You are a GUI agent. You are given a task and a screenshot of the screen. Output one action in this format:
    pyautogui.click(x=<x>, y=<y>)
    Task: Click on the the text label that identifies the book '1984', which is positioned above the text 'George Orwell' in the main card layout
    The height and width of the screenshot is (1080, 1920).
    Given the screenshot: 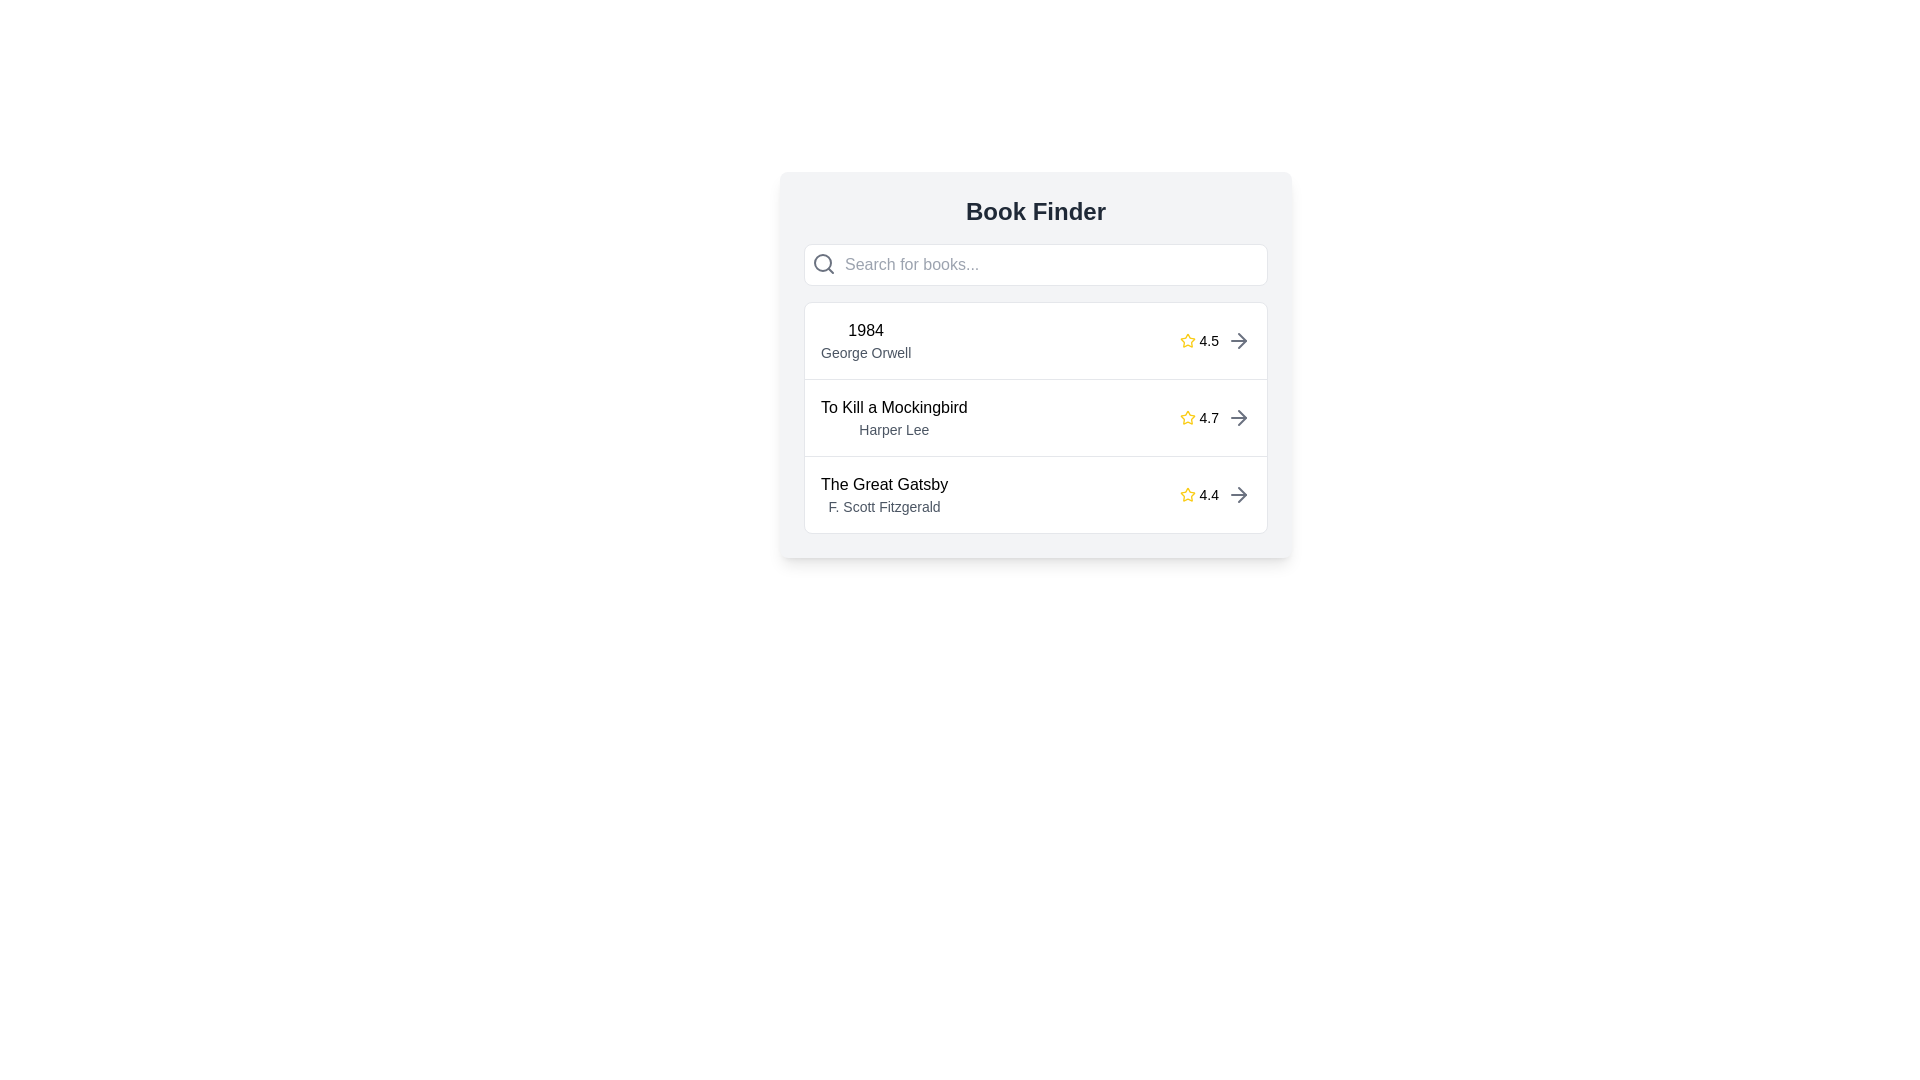 What is the action you would take?
    pyautogui.click(x=866, y=330)
    